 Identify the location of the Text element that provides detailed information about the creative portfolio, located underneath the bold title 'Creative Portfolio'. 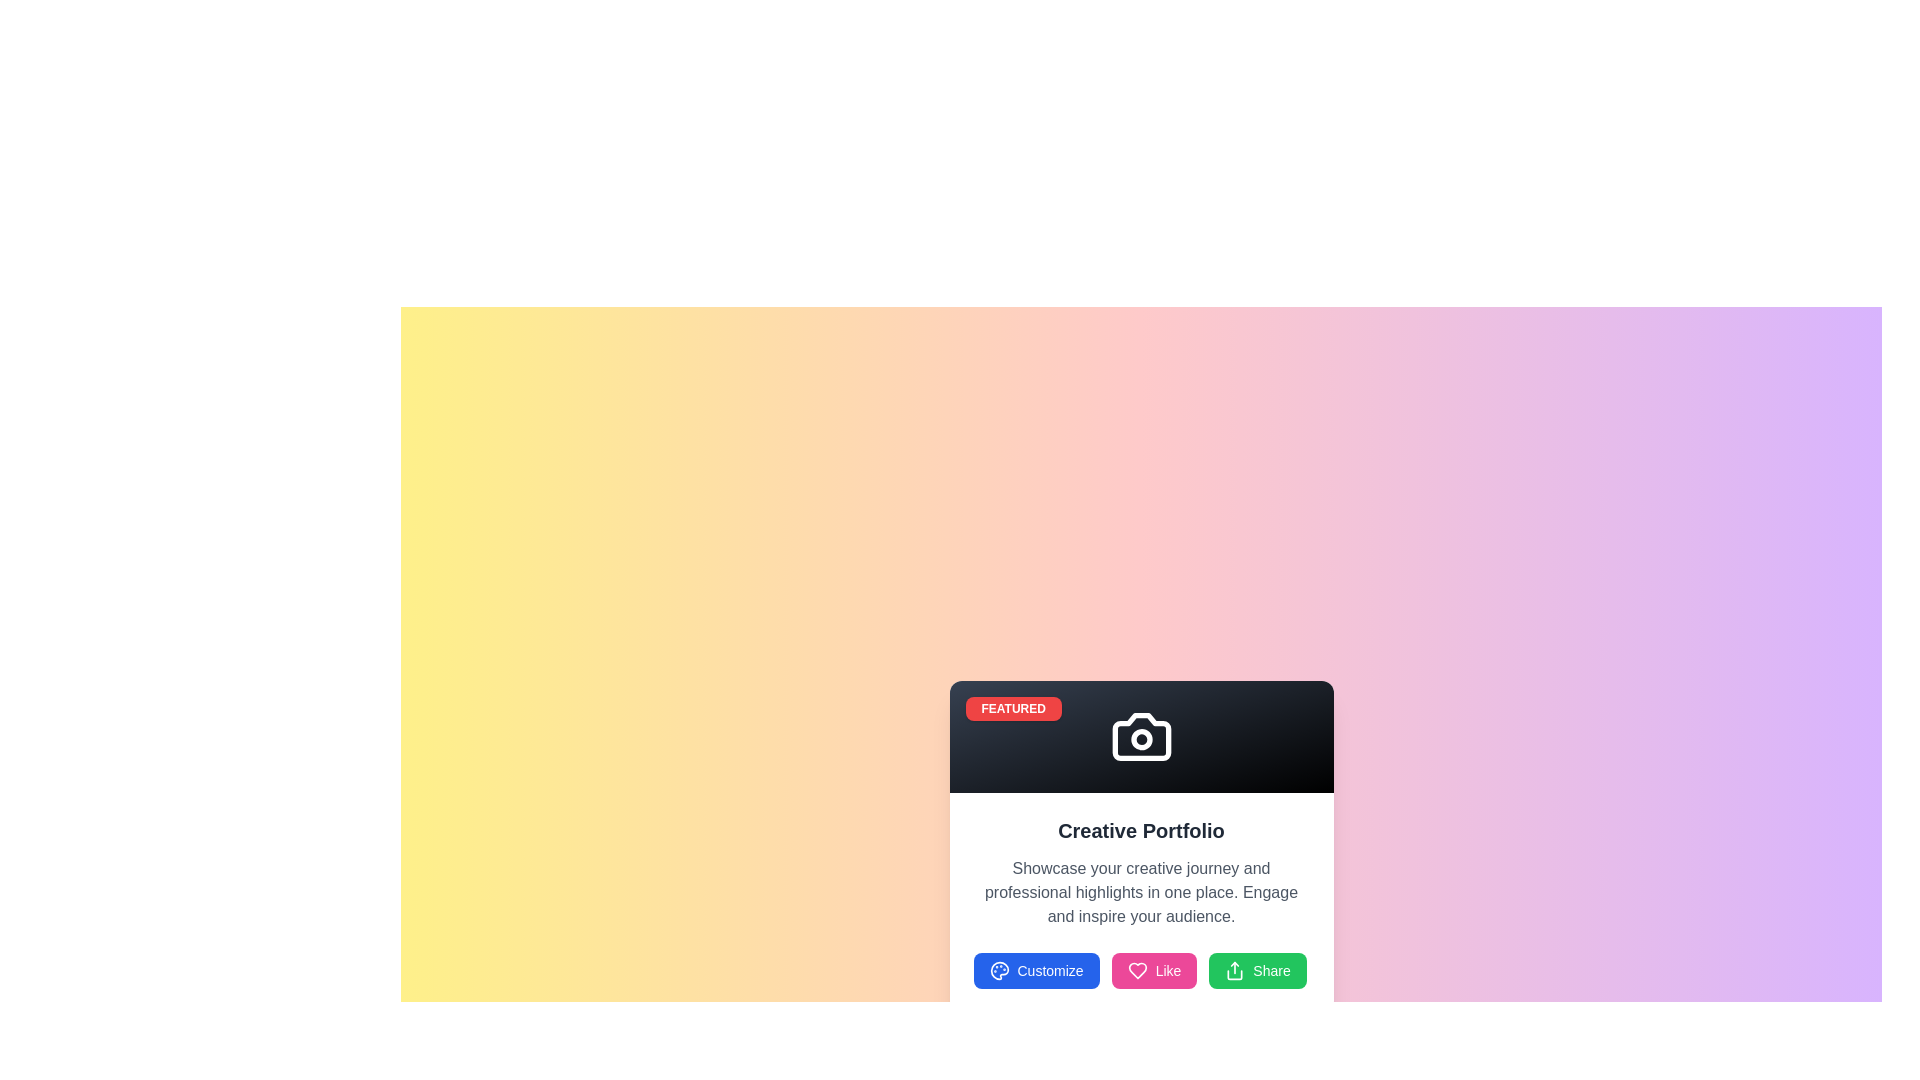
(1141, 892).